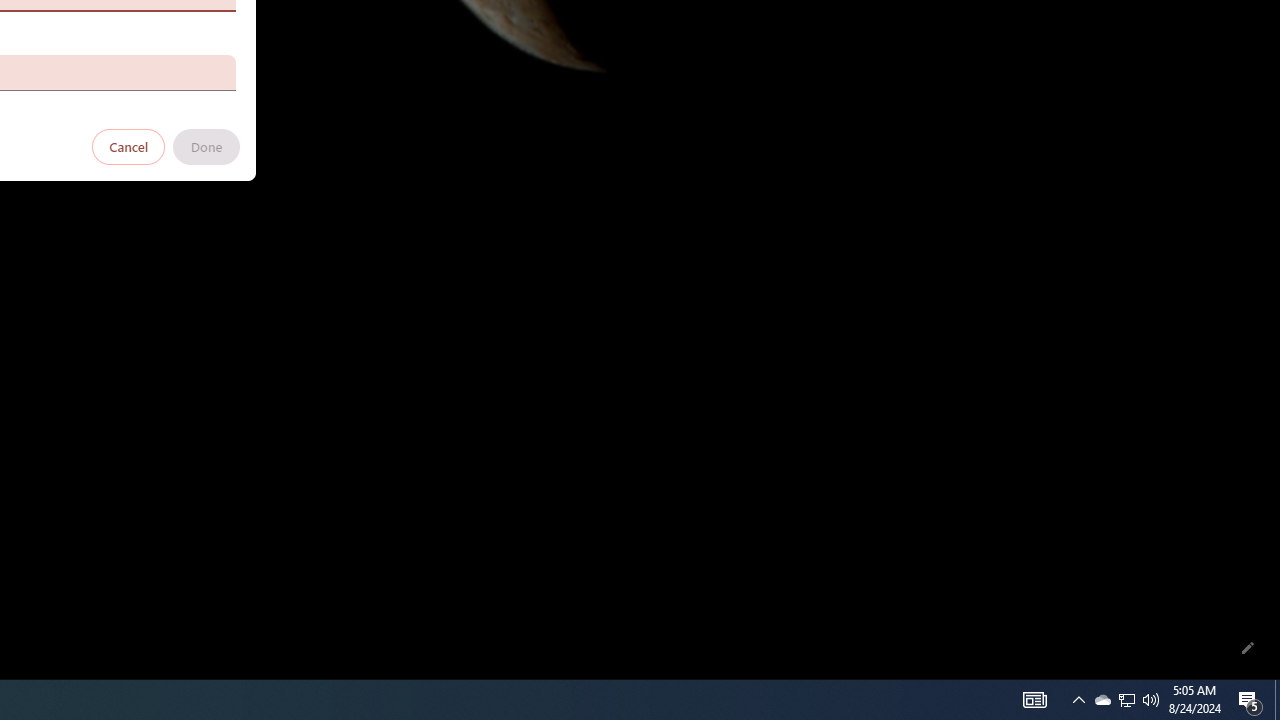  What do you see at coordinates (128, 145) in the screenshot?
I see `'Cancel'` at bounding box center [128, 145].